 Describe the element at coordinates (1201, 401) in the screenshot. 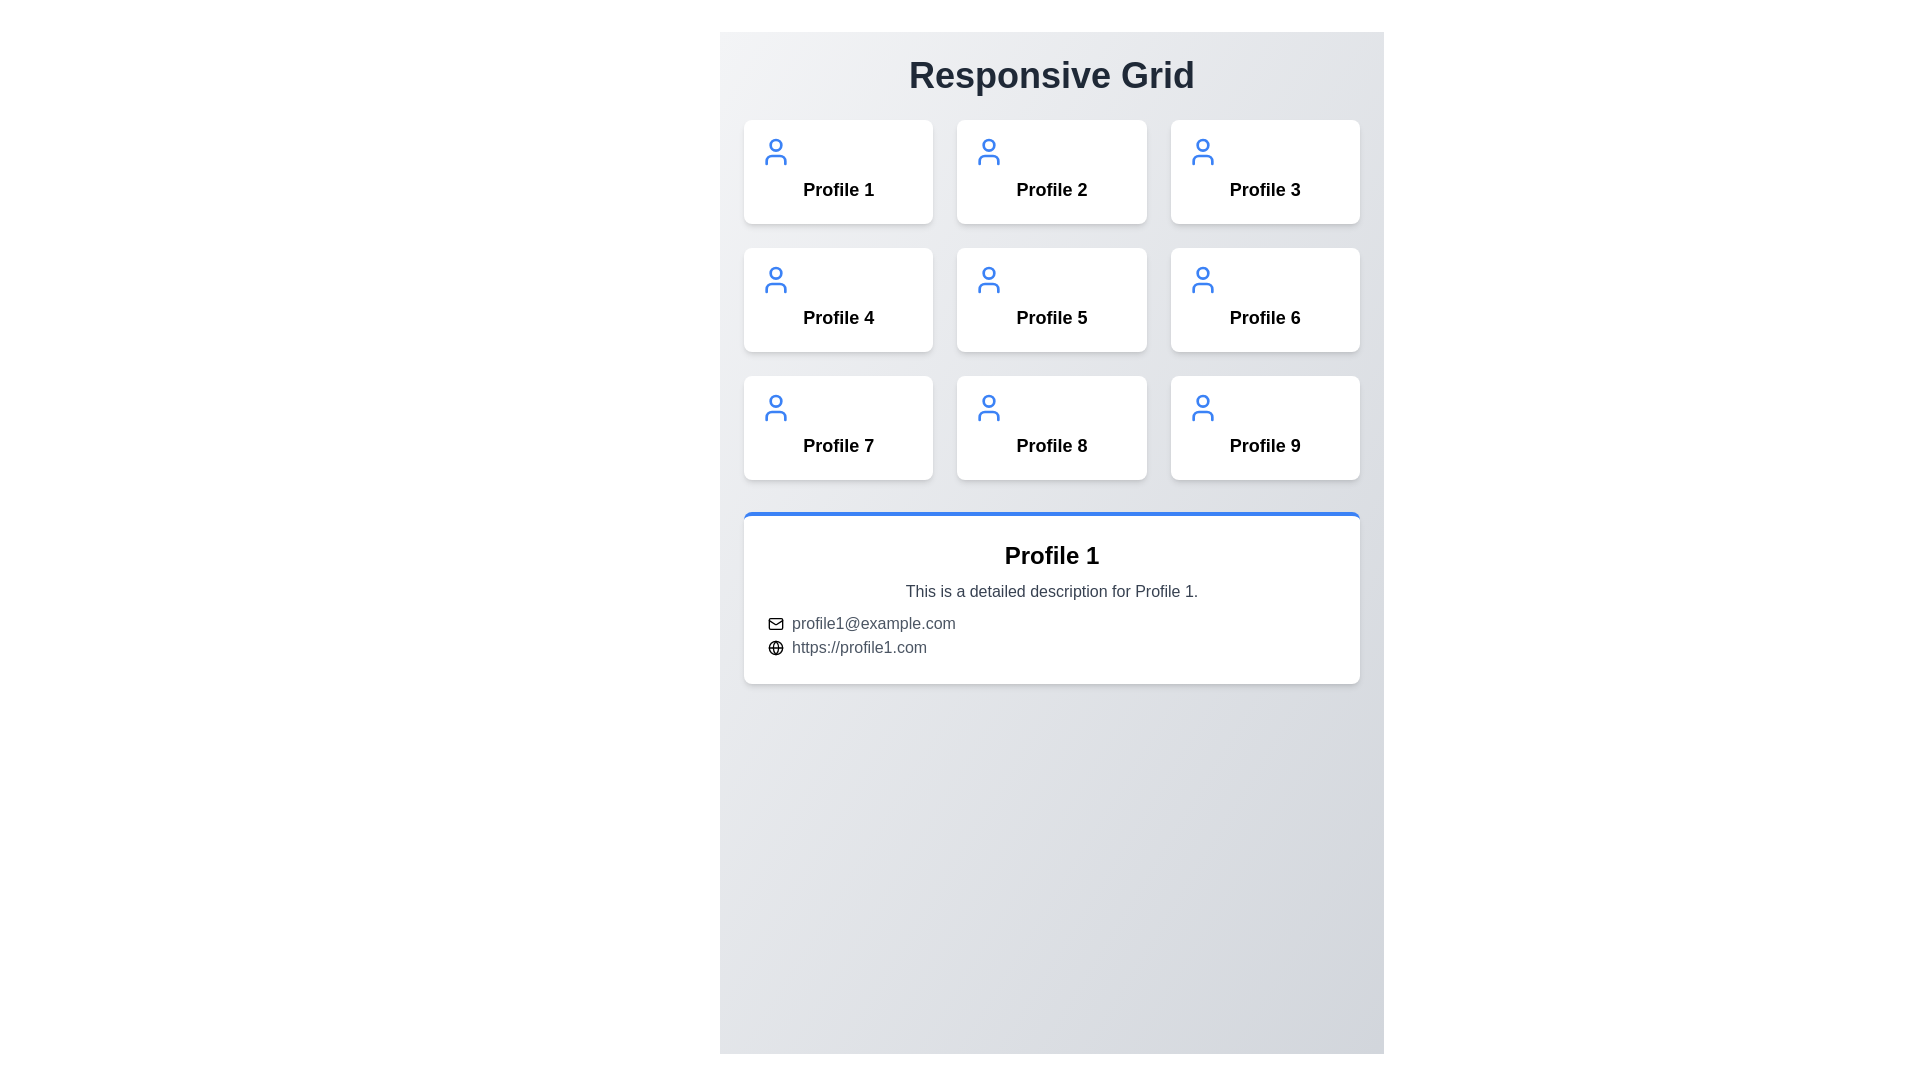

I see `the blue SVG Circle representing the user avatar in the 'Profile 9' item located in the bottom-right corner of the grid` at that location.